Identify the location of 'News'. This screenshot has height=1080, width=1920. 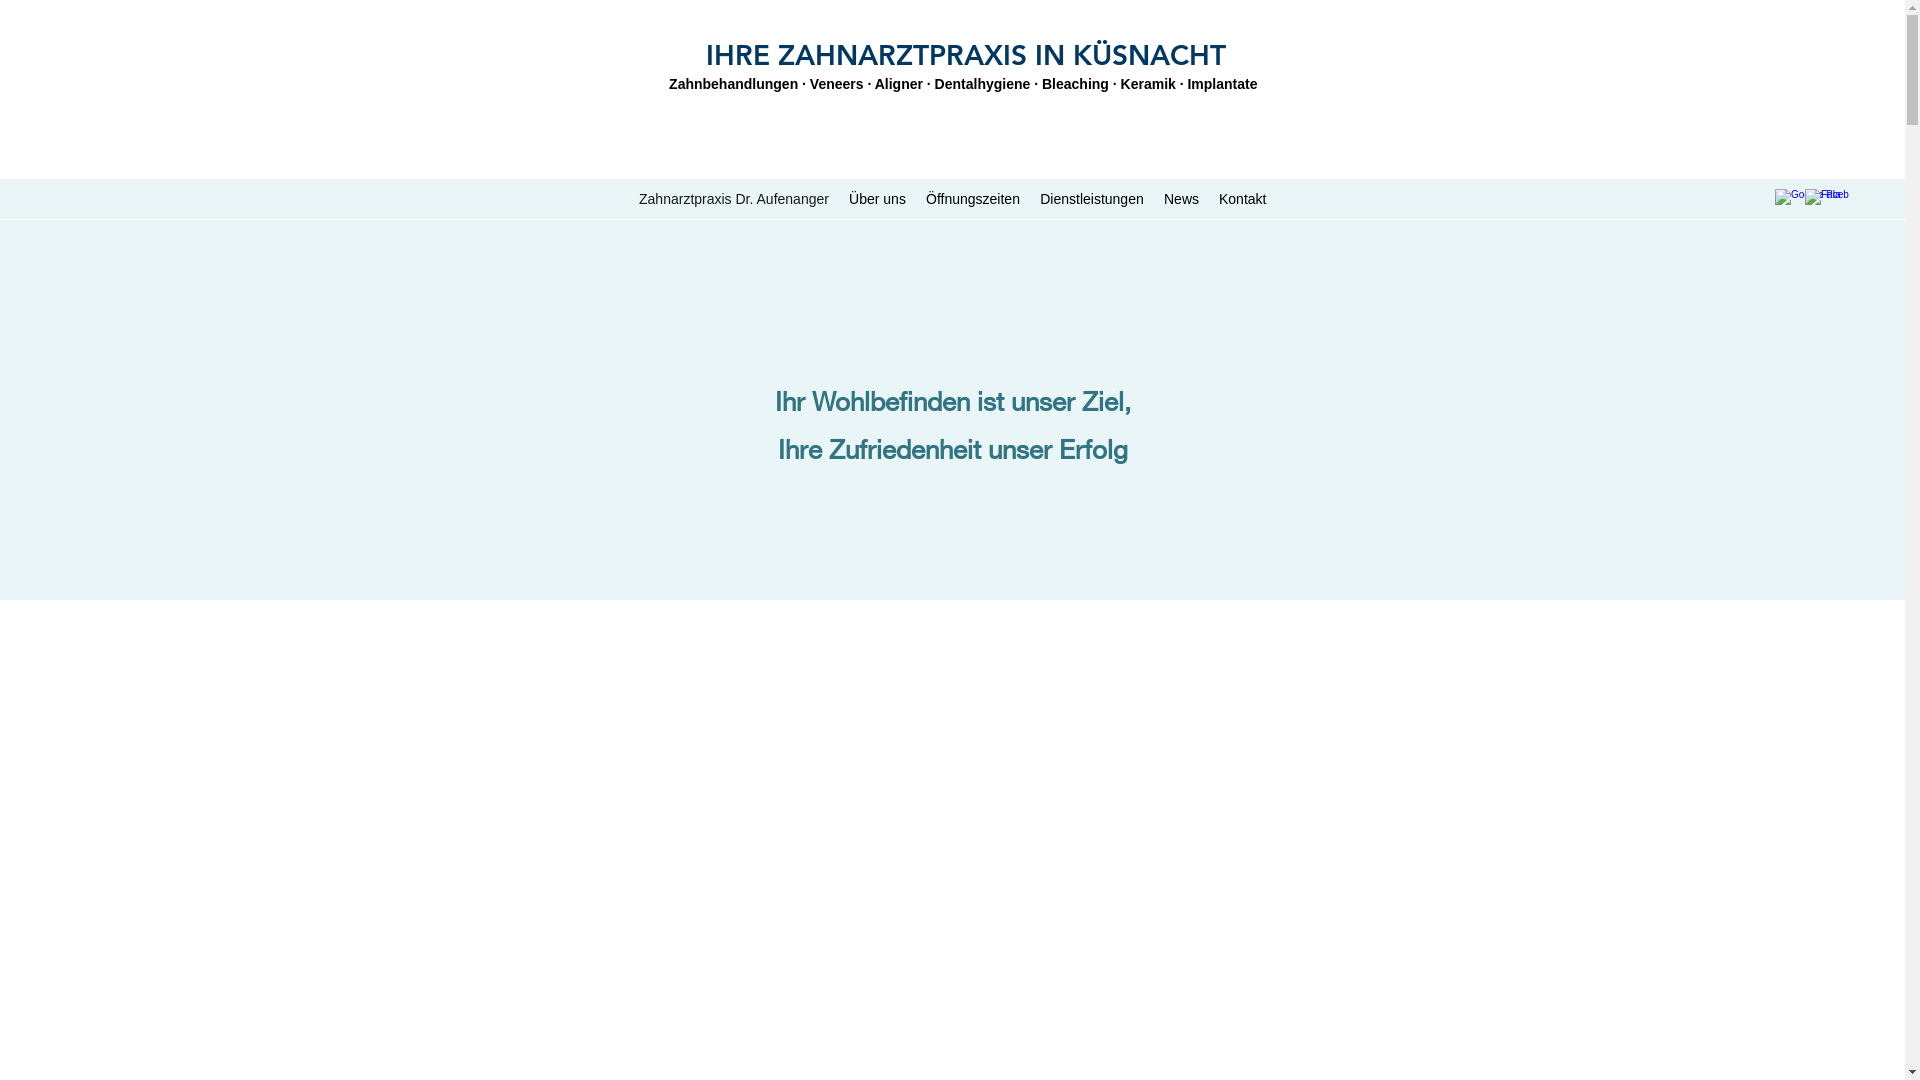
(1181, 199).